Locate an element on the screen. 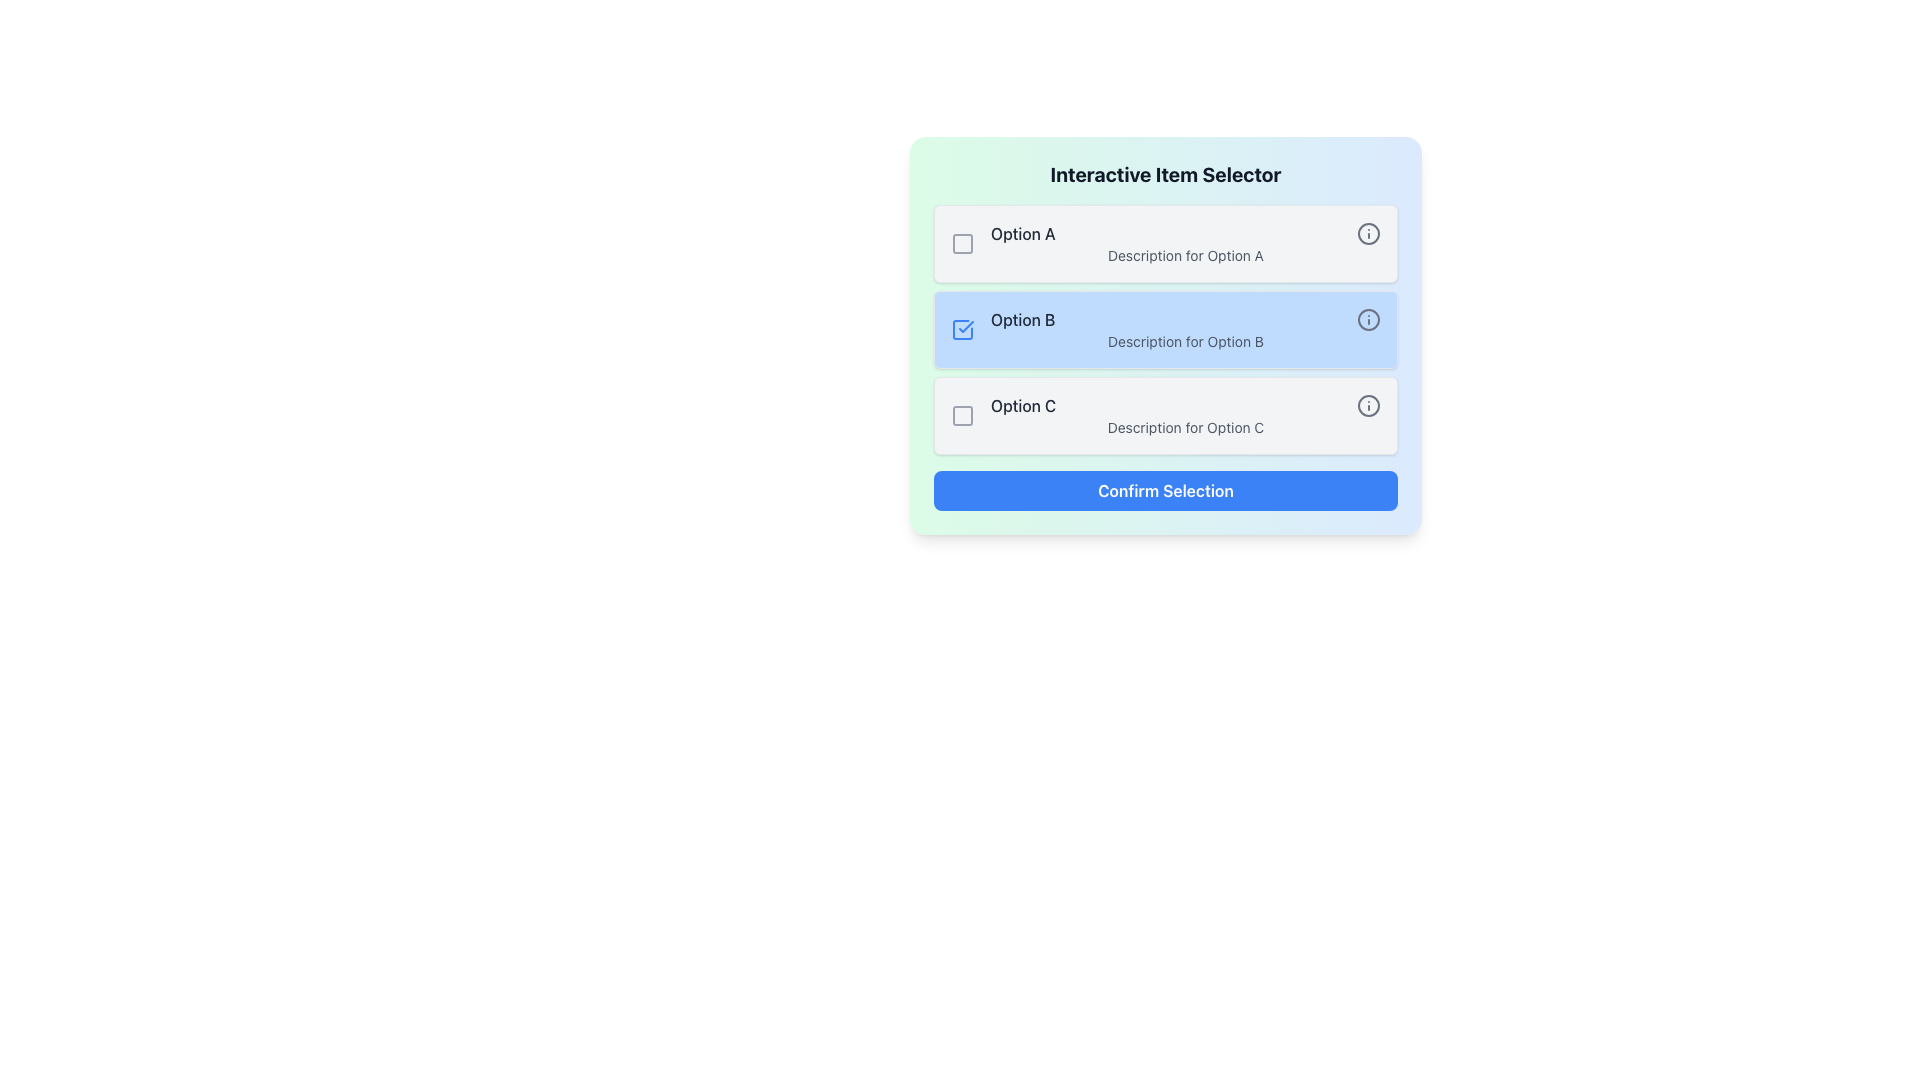  the second selectable option, 'Option B', in the item selection interface is located at coordinates (1166, 334).